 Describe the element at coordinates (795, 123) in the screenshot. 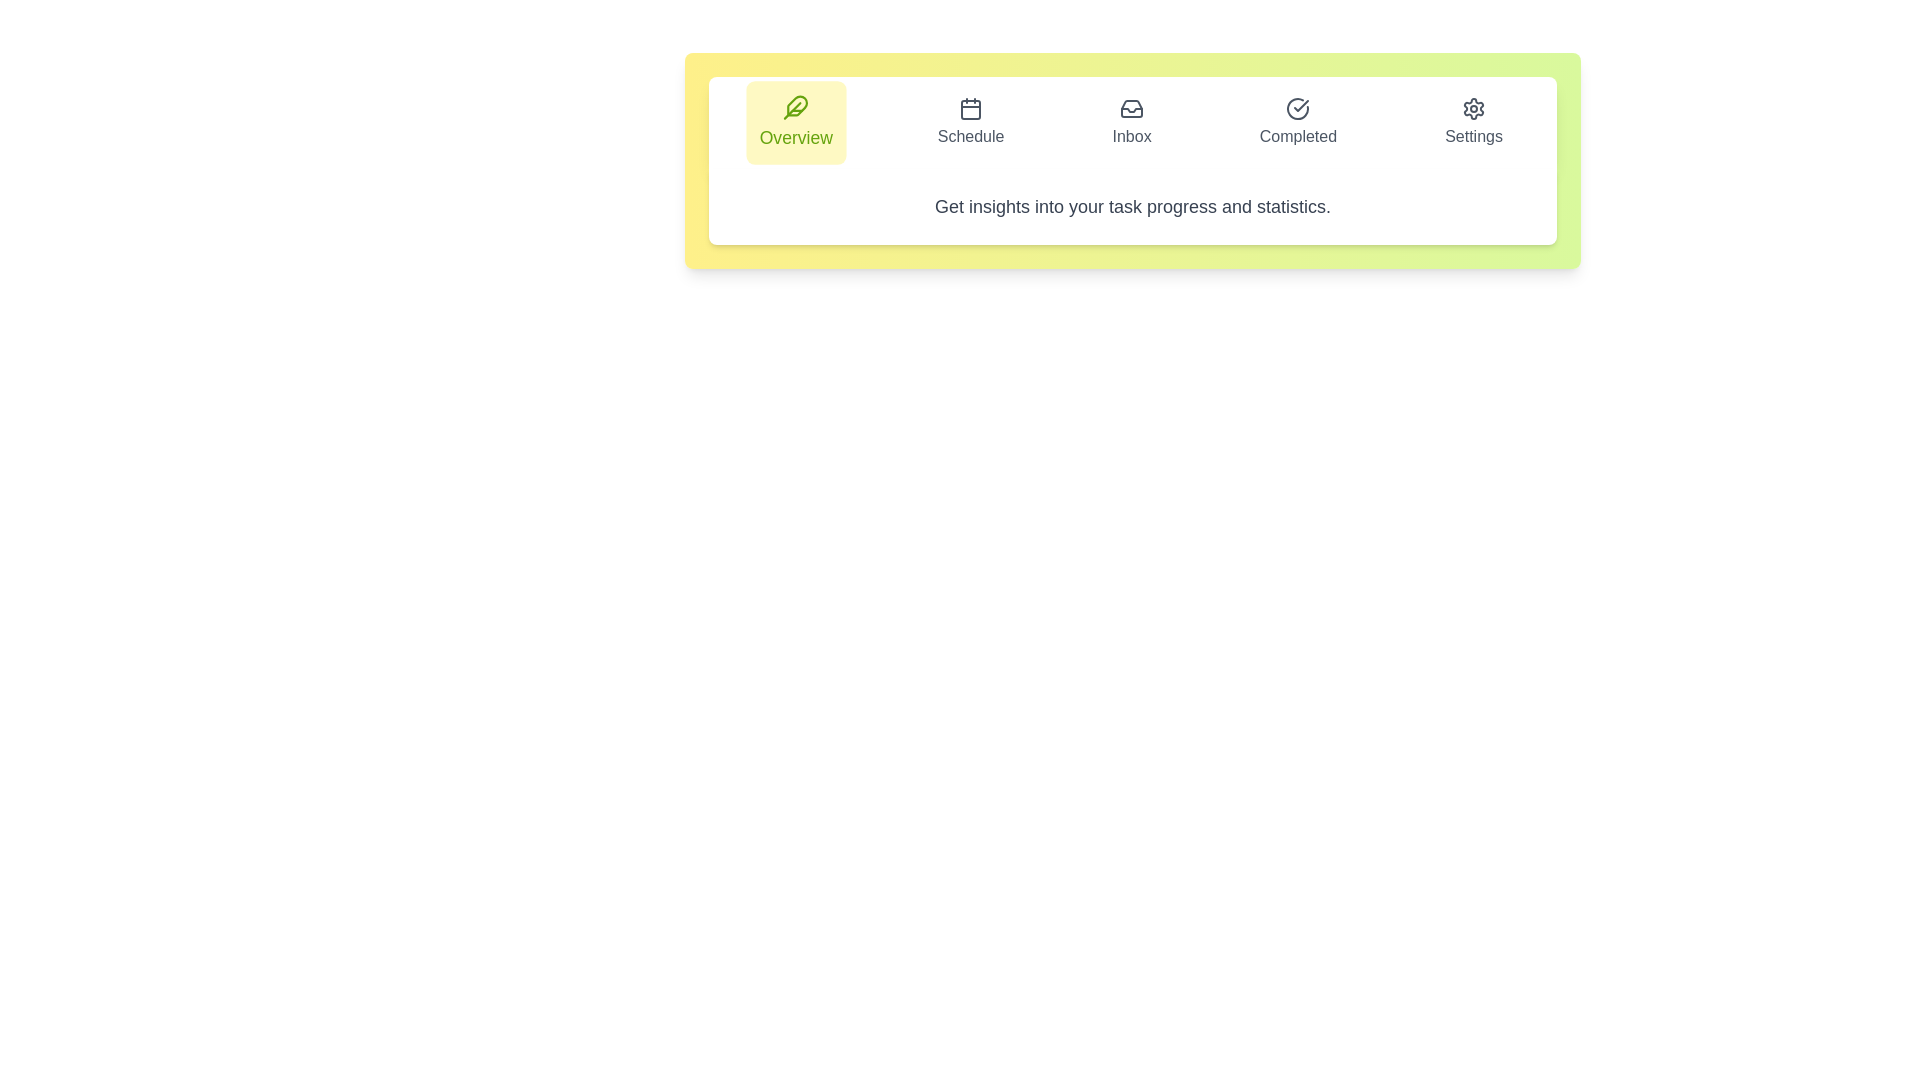

I see `the Overview tab to inspect its layout and design` at that location.